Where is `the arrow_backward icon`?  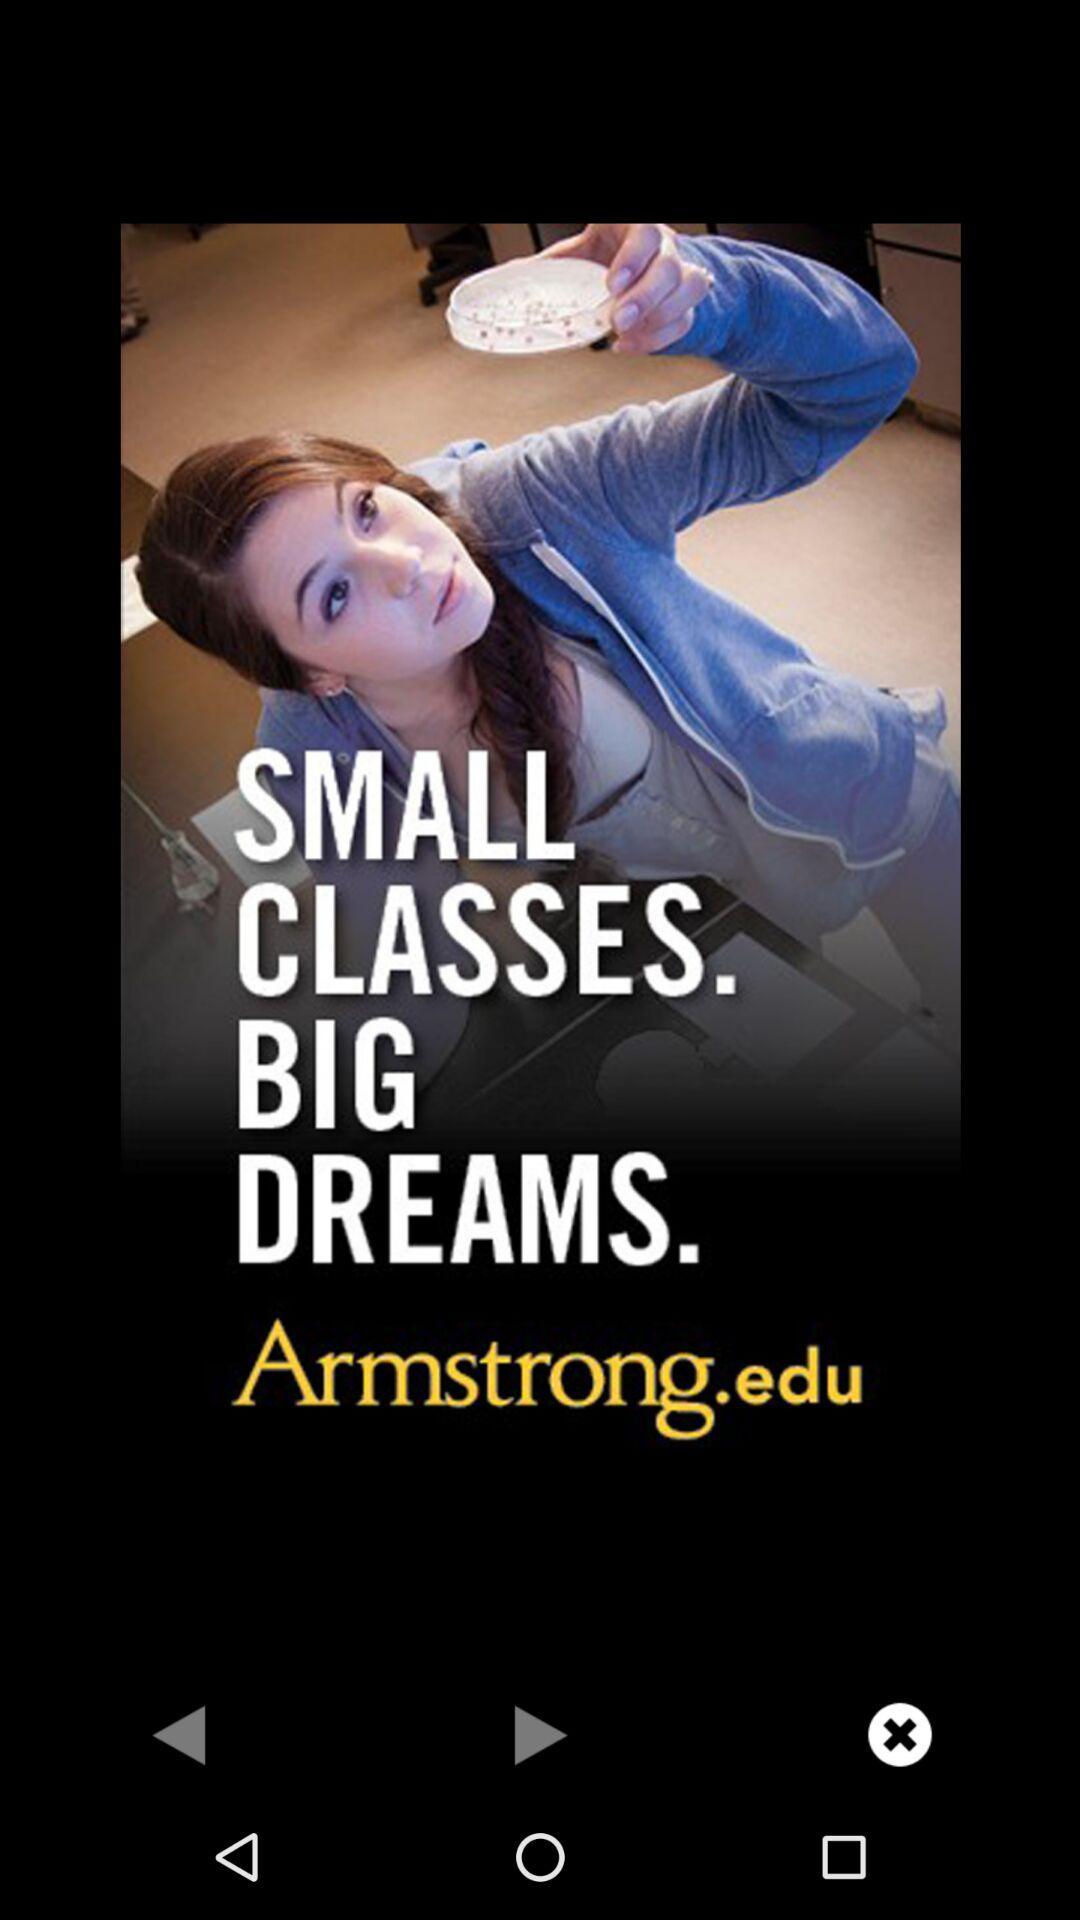
the arrow_backward icon is located at coordinates (180, 1855).